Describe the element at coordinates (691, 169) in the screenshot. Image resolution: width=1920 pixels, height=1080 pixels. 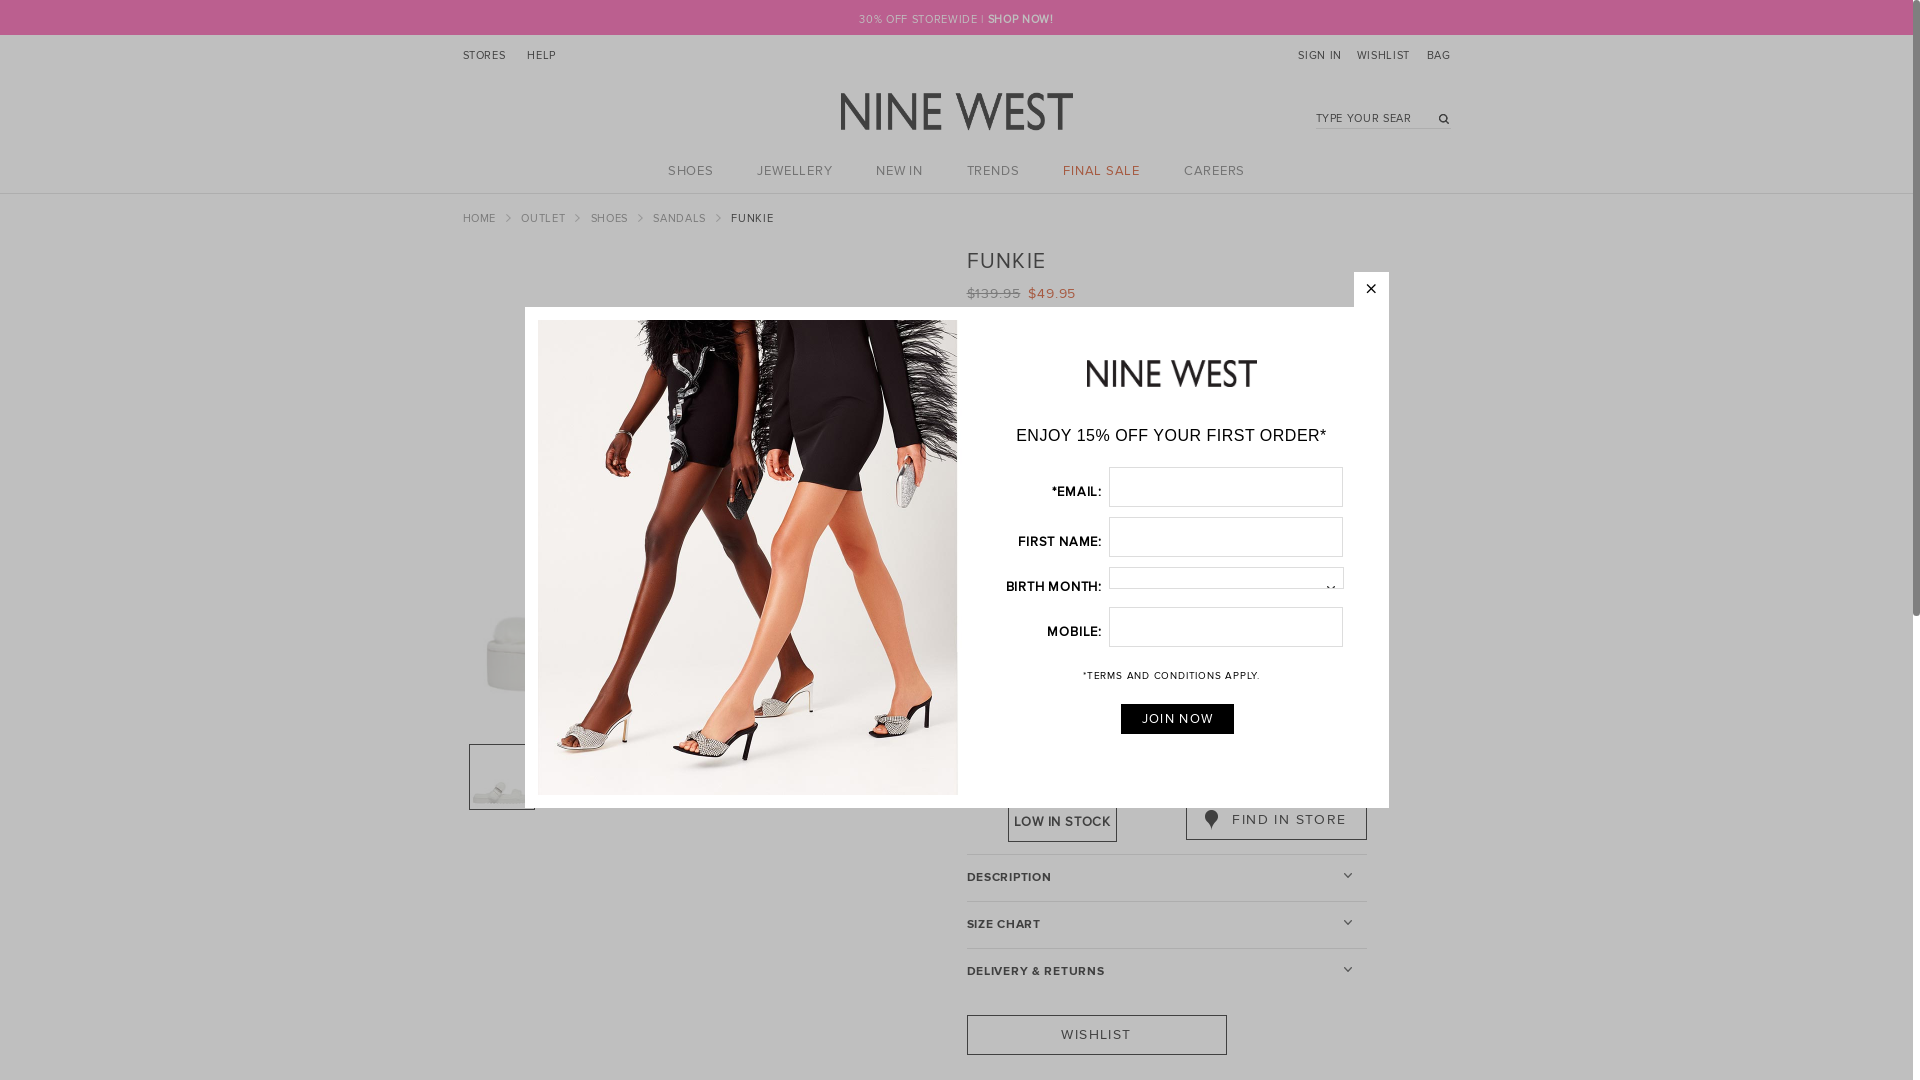
I see `'SHOES'` at that location.